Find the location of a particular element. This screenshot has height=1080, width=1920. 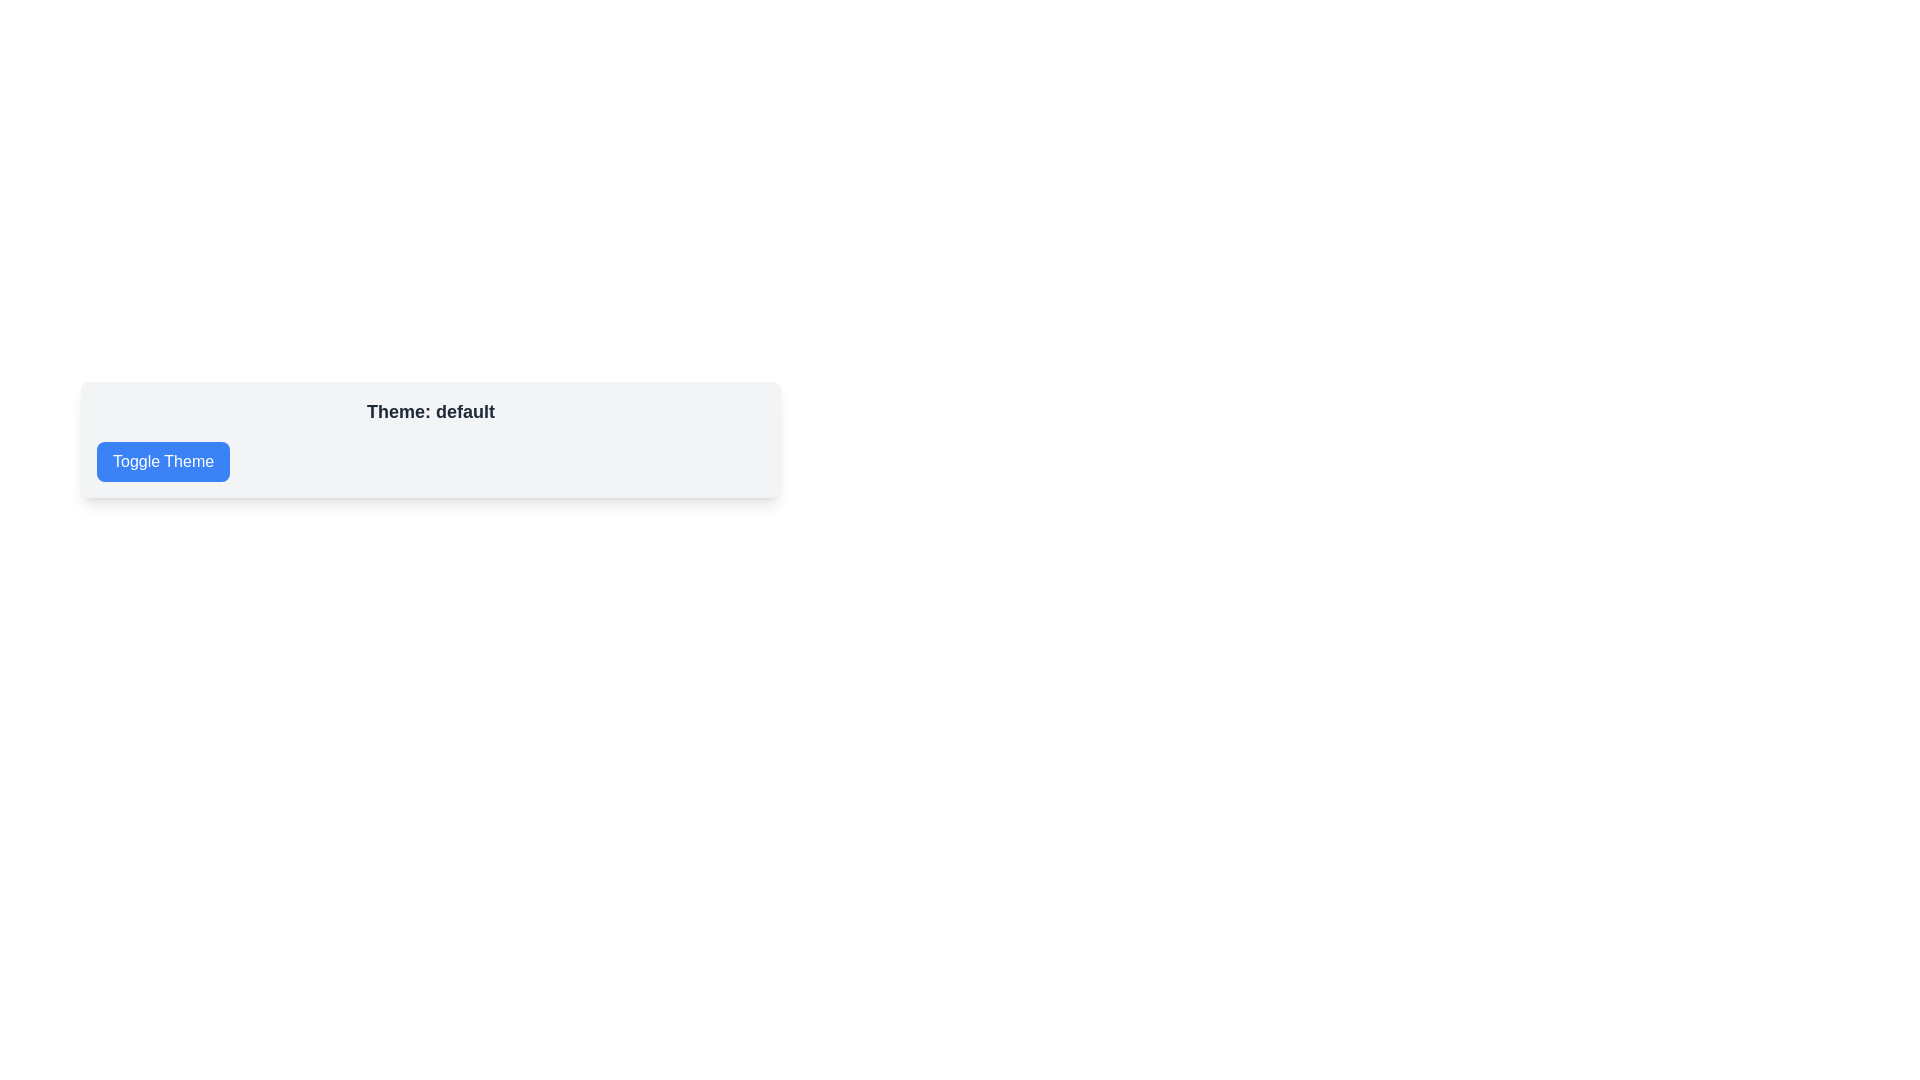

the text label displaying 'Theme: default', which is styled in a larger font and bold weight, positioned centrally above the toggle button is located at coordinates (430, 411).